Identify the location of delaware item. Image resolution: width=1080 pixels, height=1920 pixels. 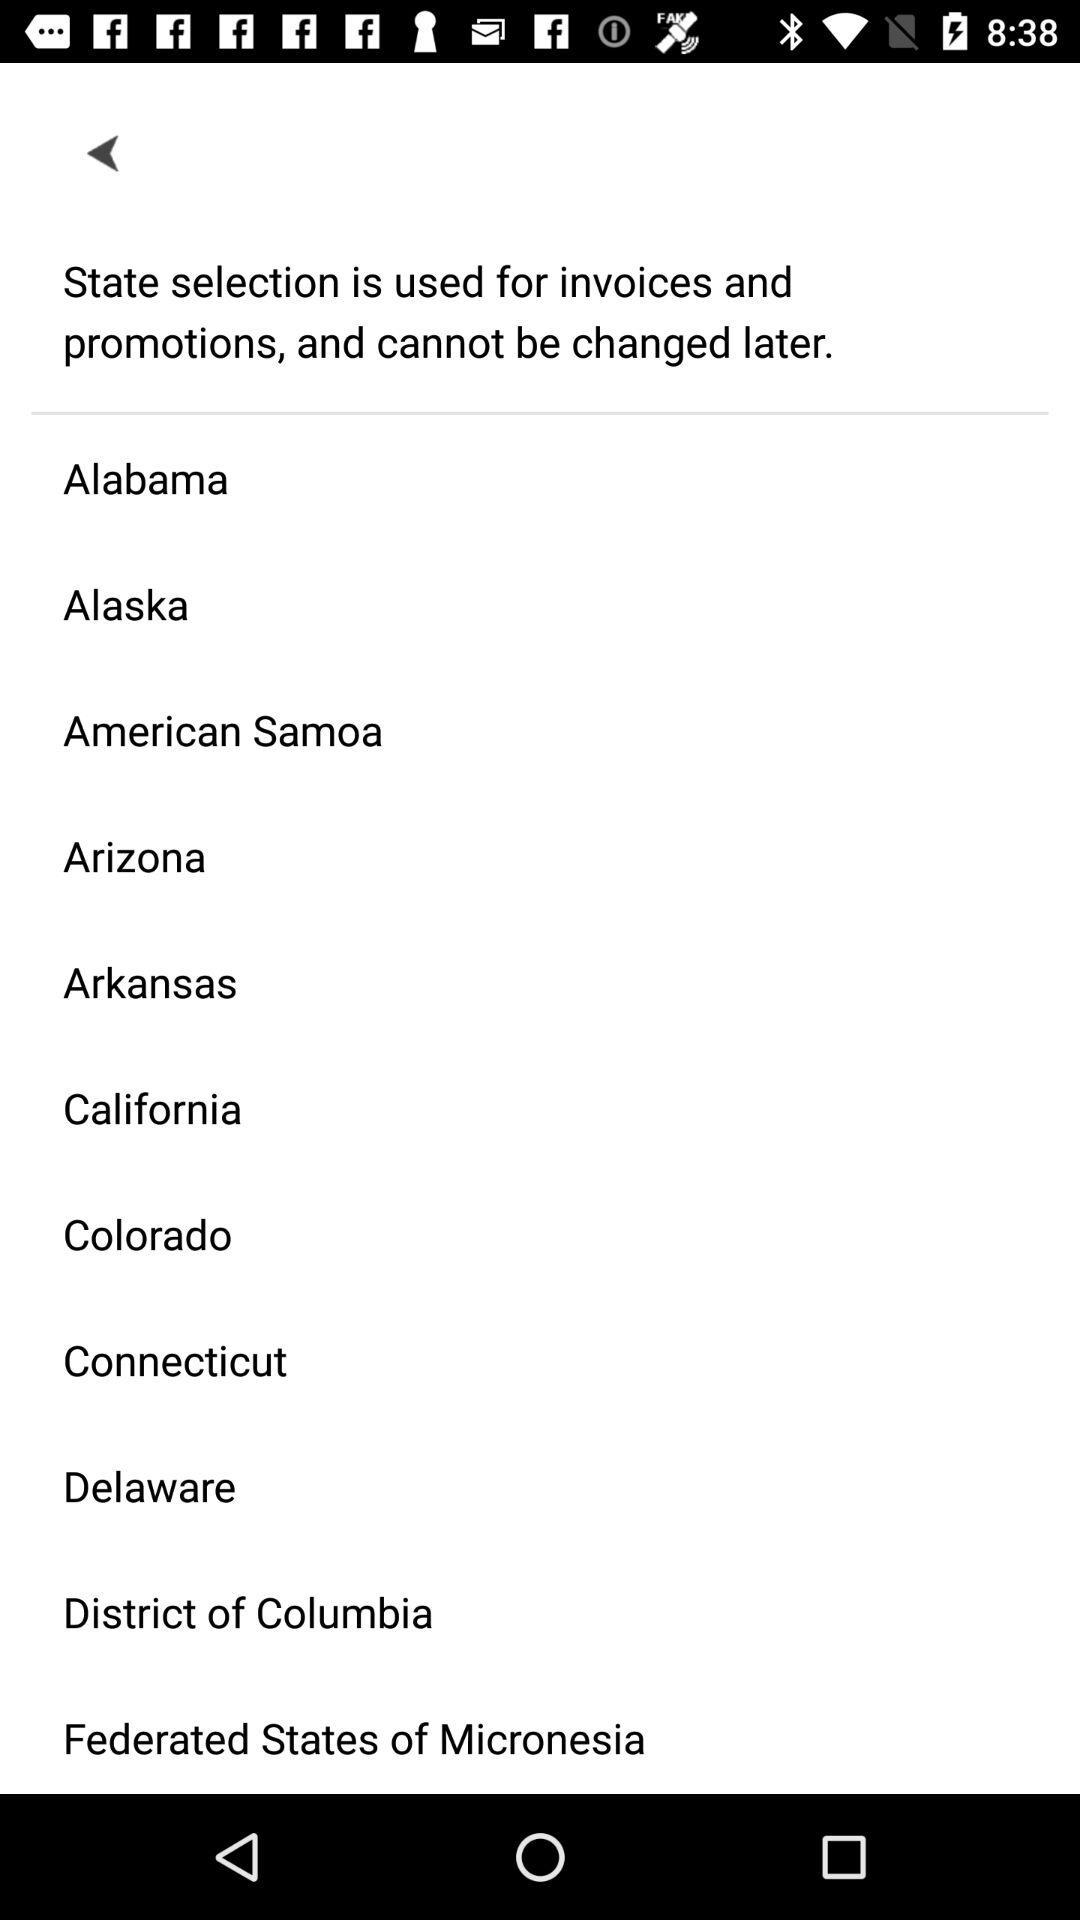
(523, 1485).